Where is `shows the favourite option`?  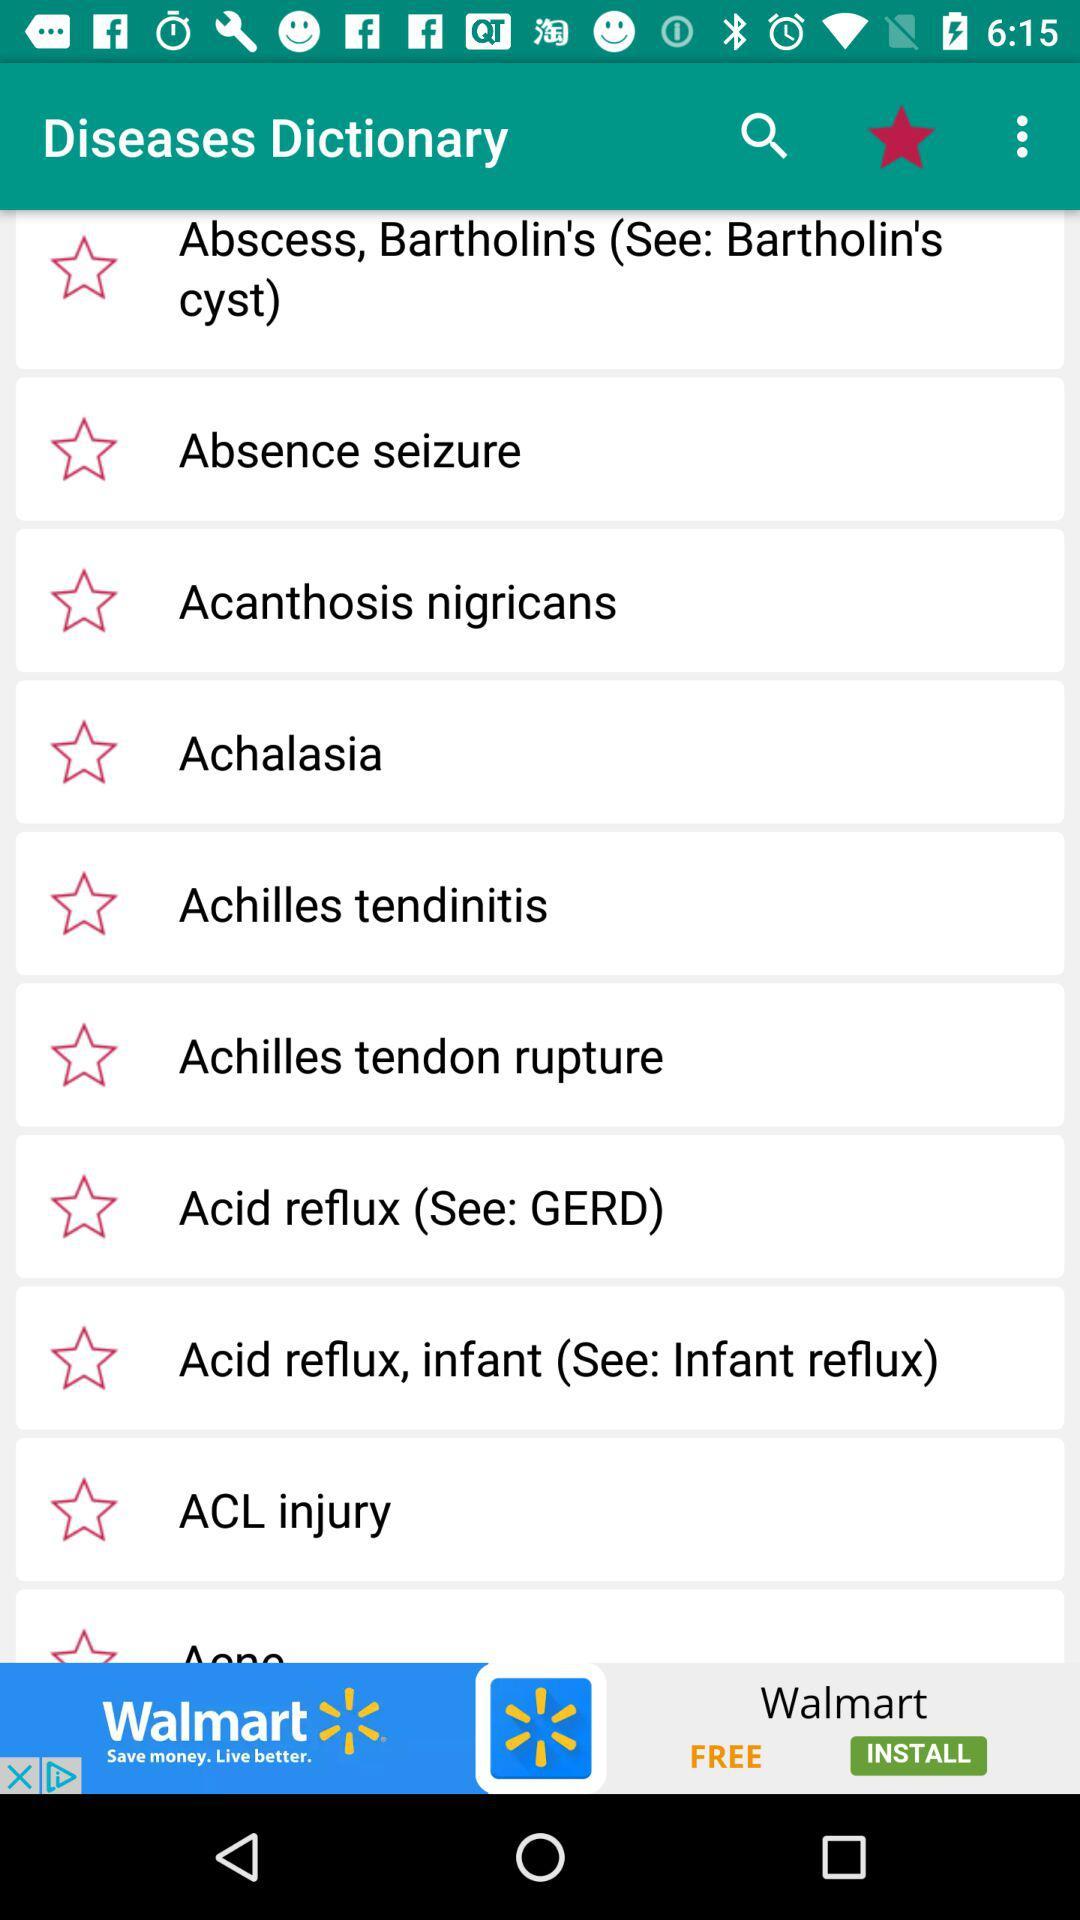
shows the favourite option is located at coordinates (83, 447).